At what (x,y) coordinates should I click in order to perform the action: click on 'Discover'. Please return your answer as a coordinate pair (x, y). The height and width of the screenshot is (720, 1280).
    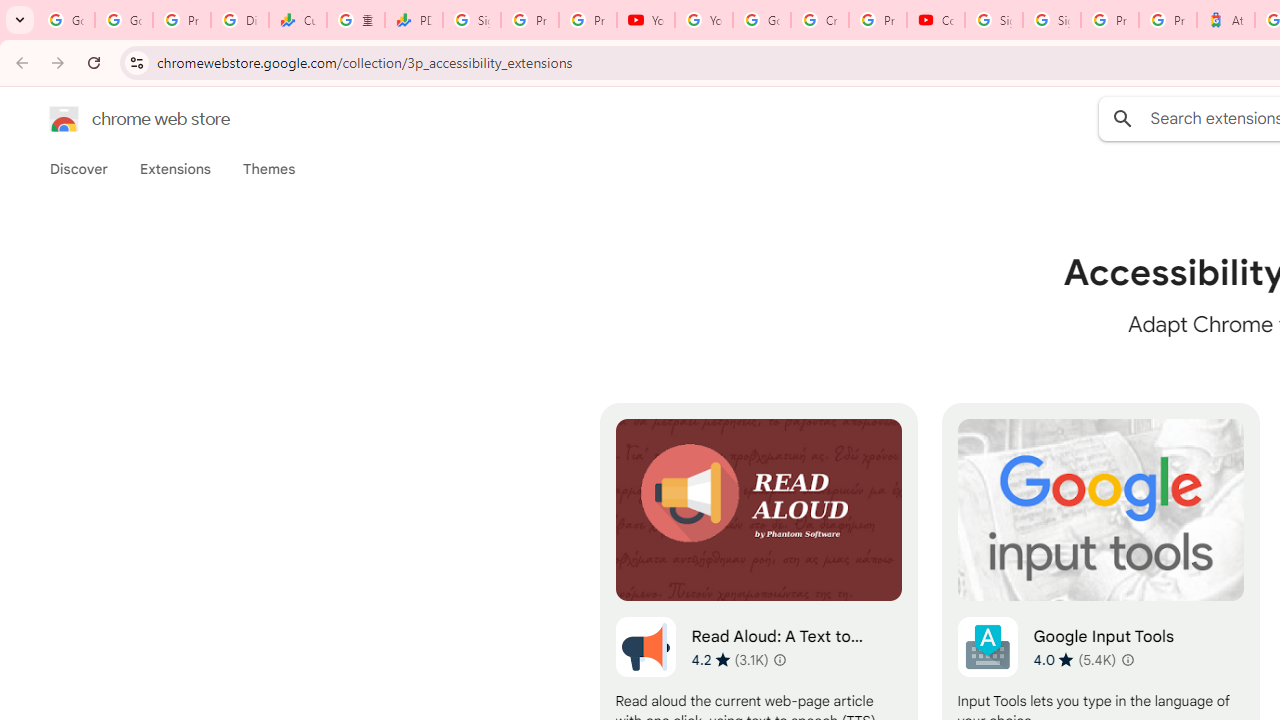
    Looking at the image, I should click on (79, 168).